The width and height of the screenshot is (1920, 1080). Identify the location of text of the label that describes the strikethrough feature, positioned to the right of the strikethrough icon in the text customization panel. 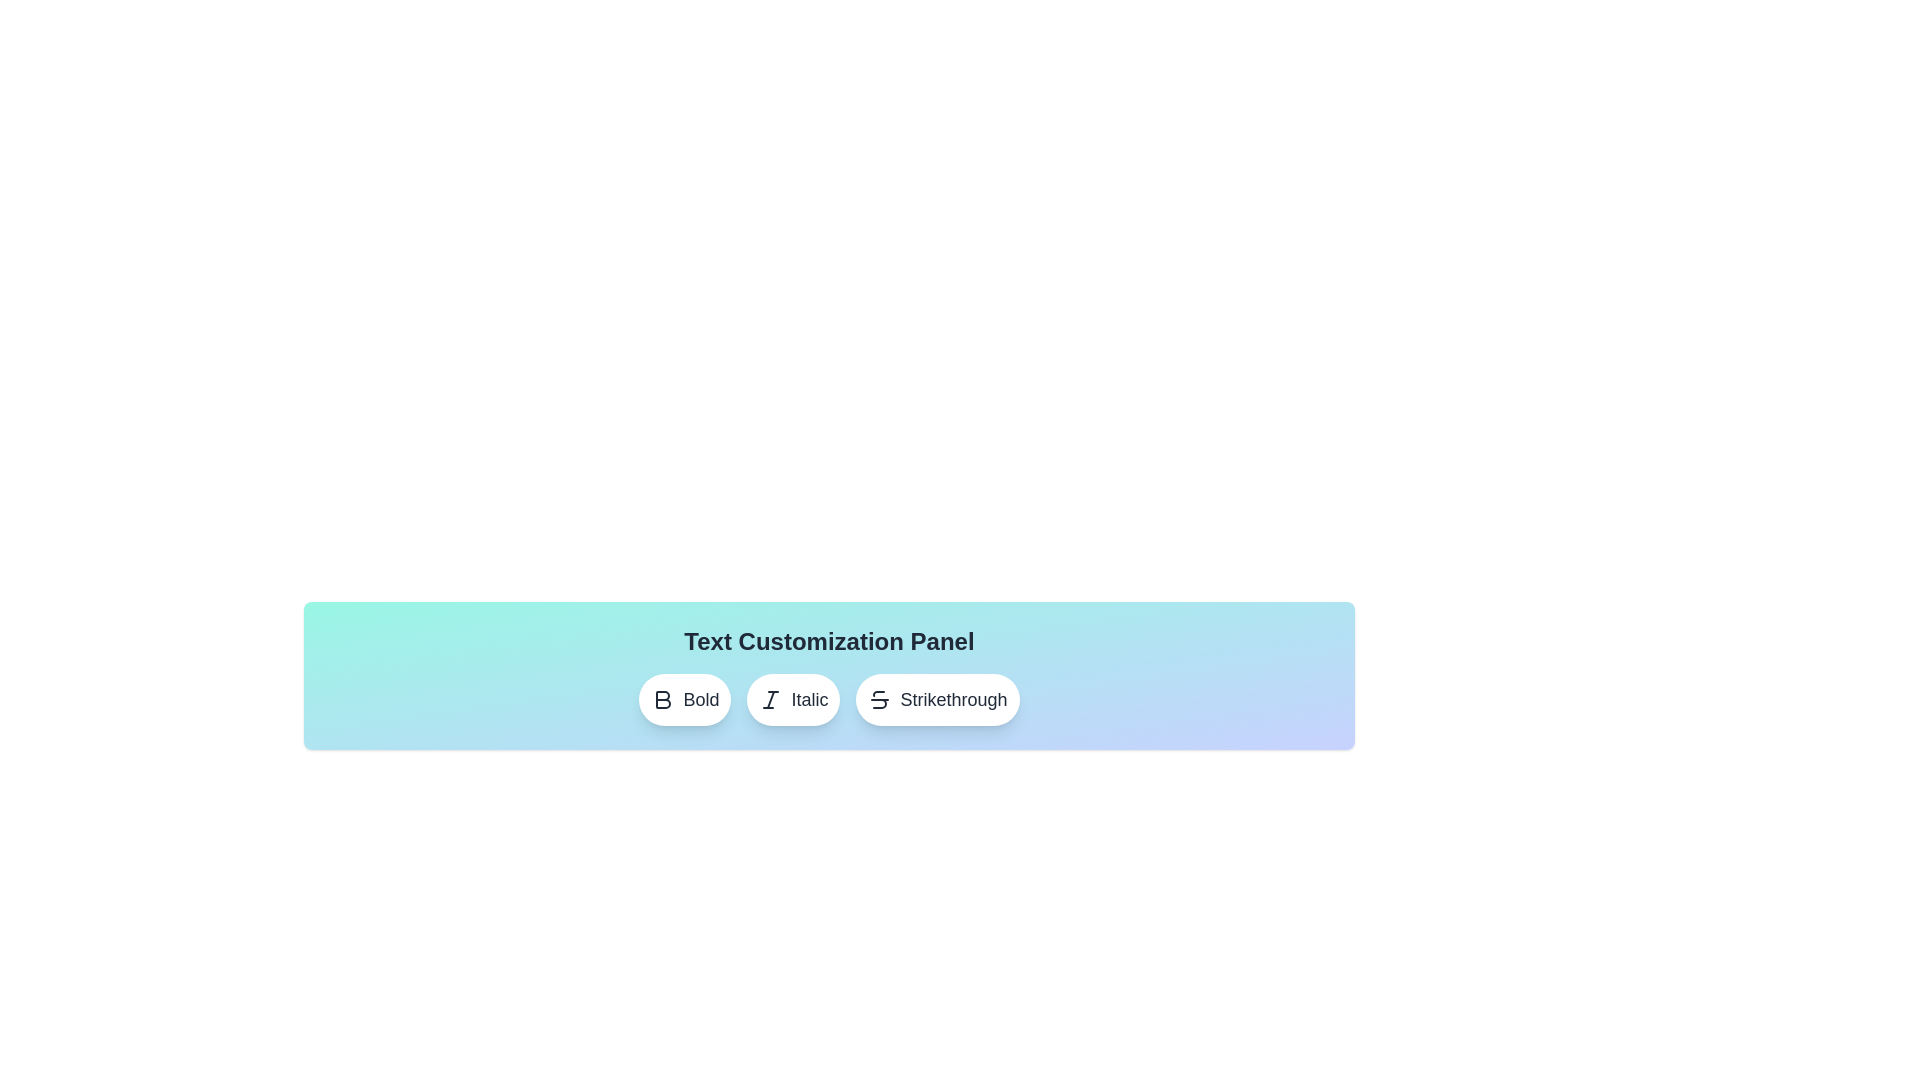
(953, 698).